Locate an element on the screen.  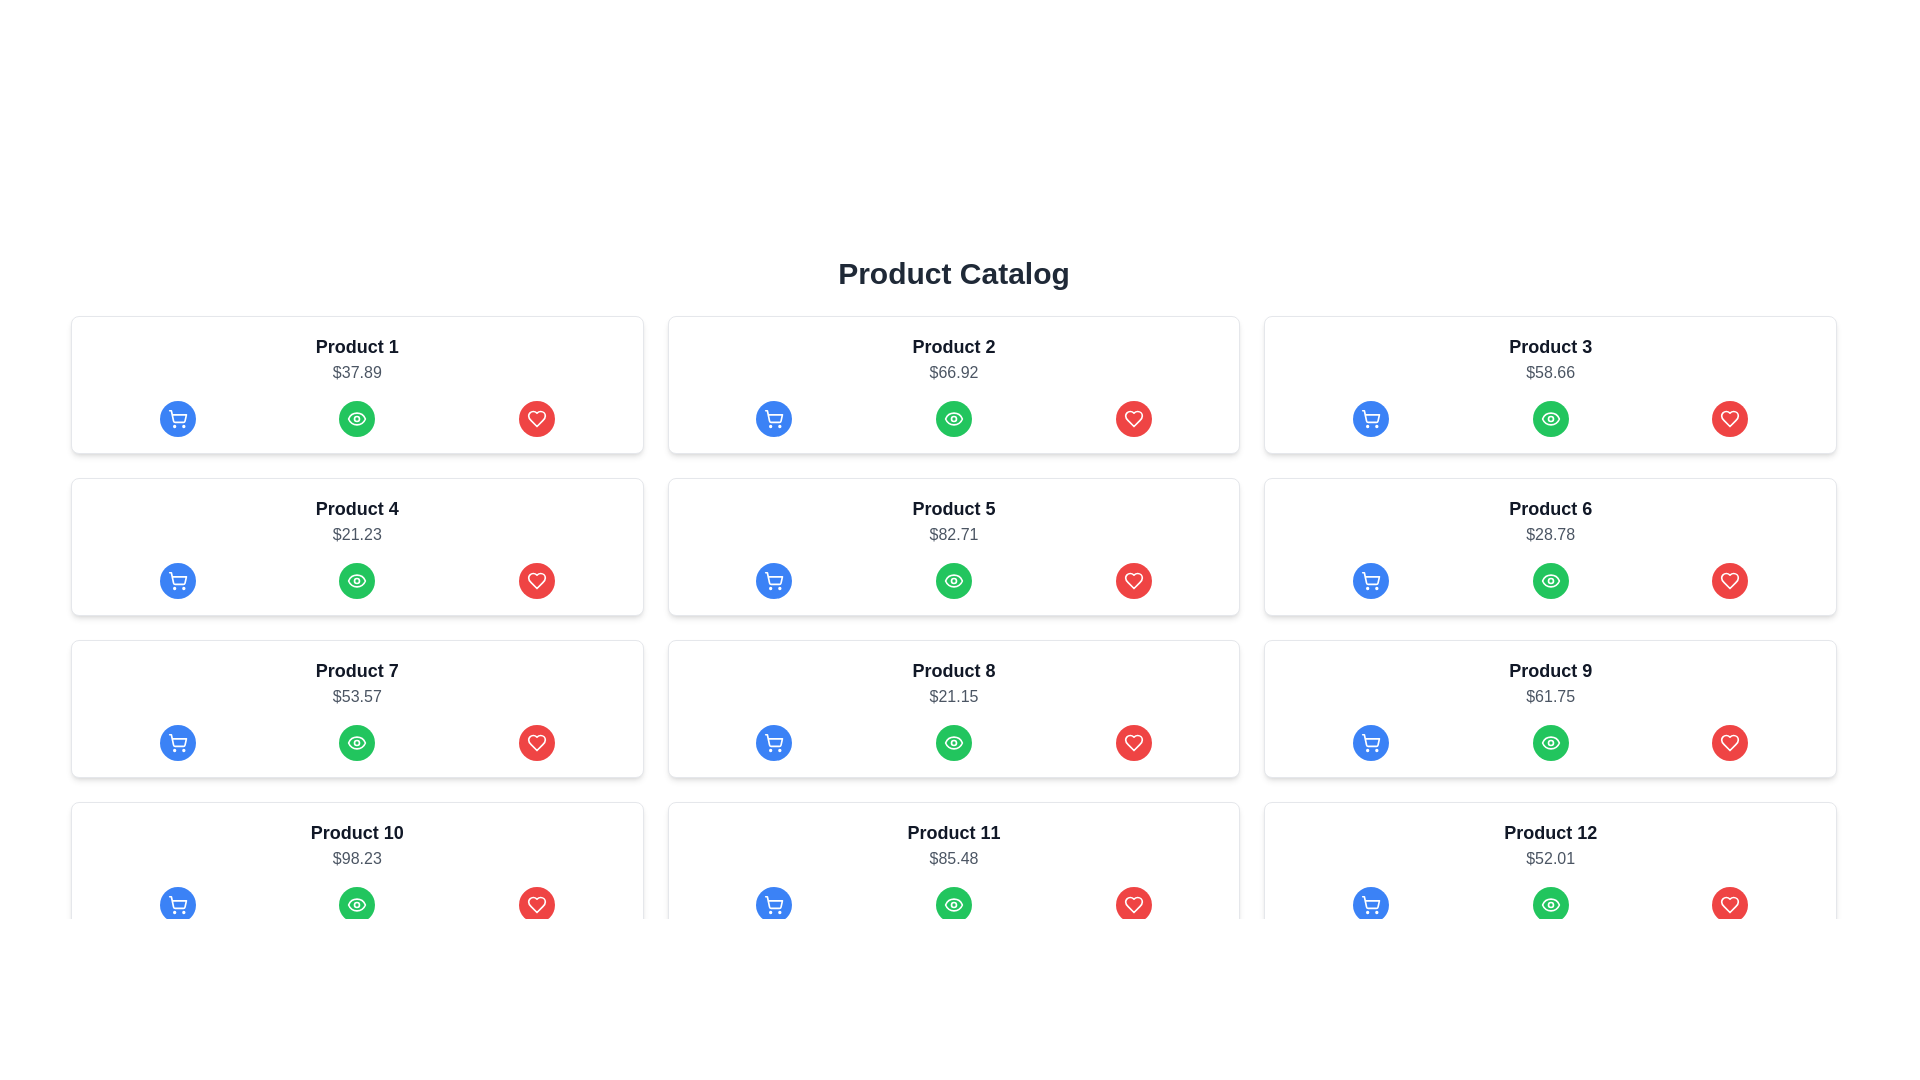
the green circular button with an eye icon located under the 'Product 7' card in the product catalog grid is located at coordinates (357, 743).